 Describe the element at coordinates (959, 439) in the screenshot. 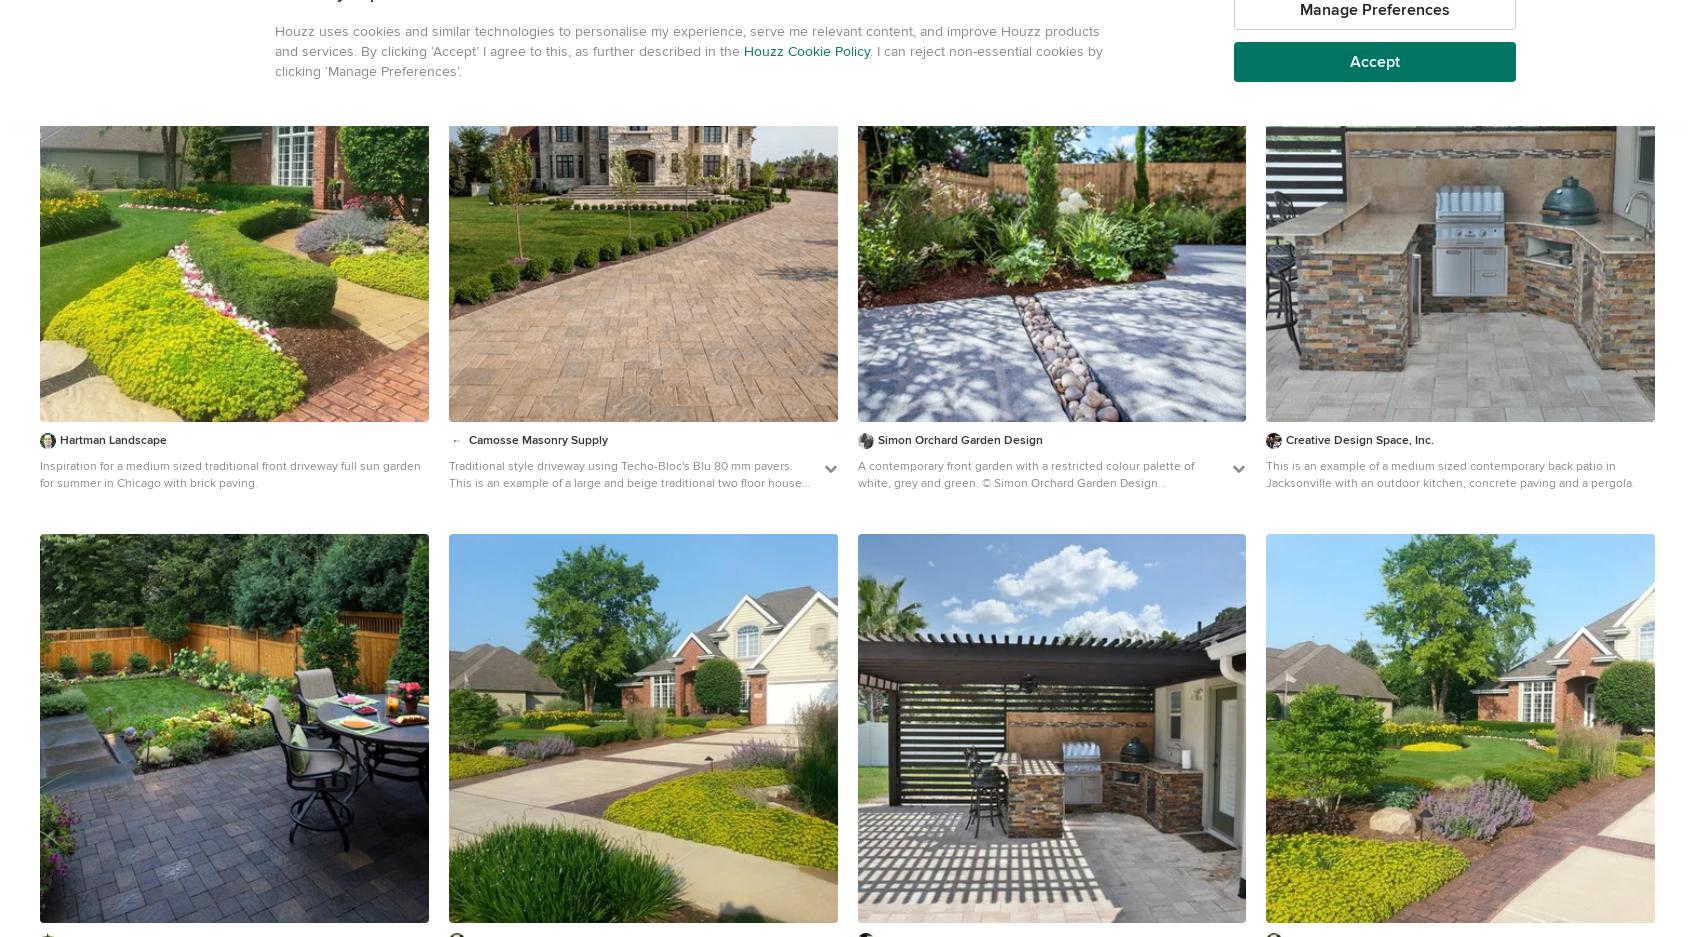

I see `'Simon Orchard Garden Design'` at that location.